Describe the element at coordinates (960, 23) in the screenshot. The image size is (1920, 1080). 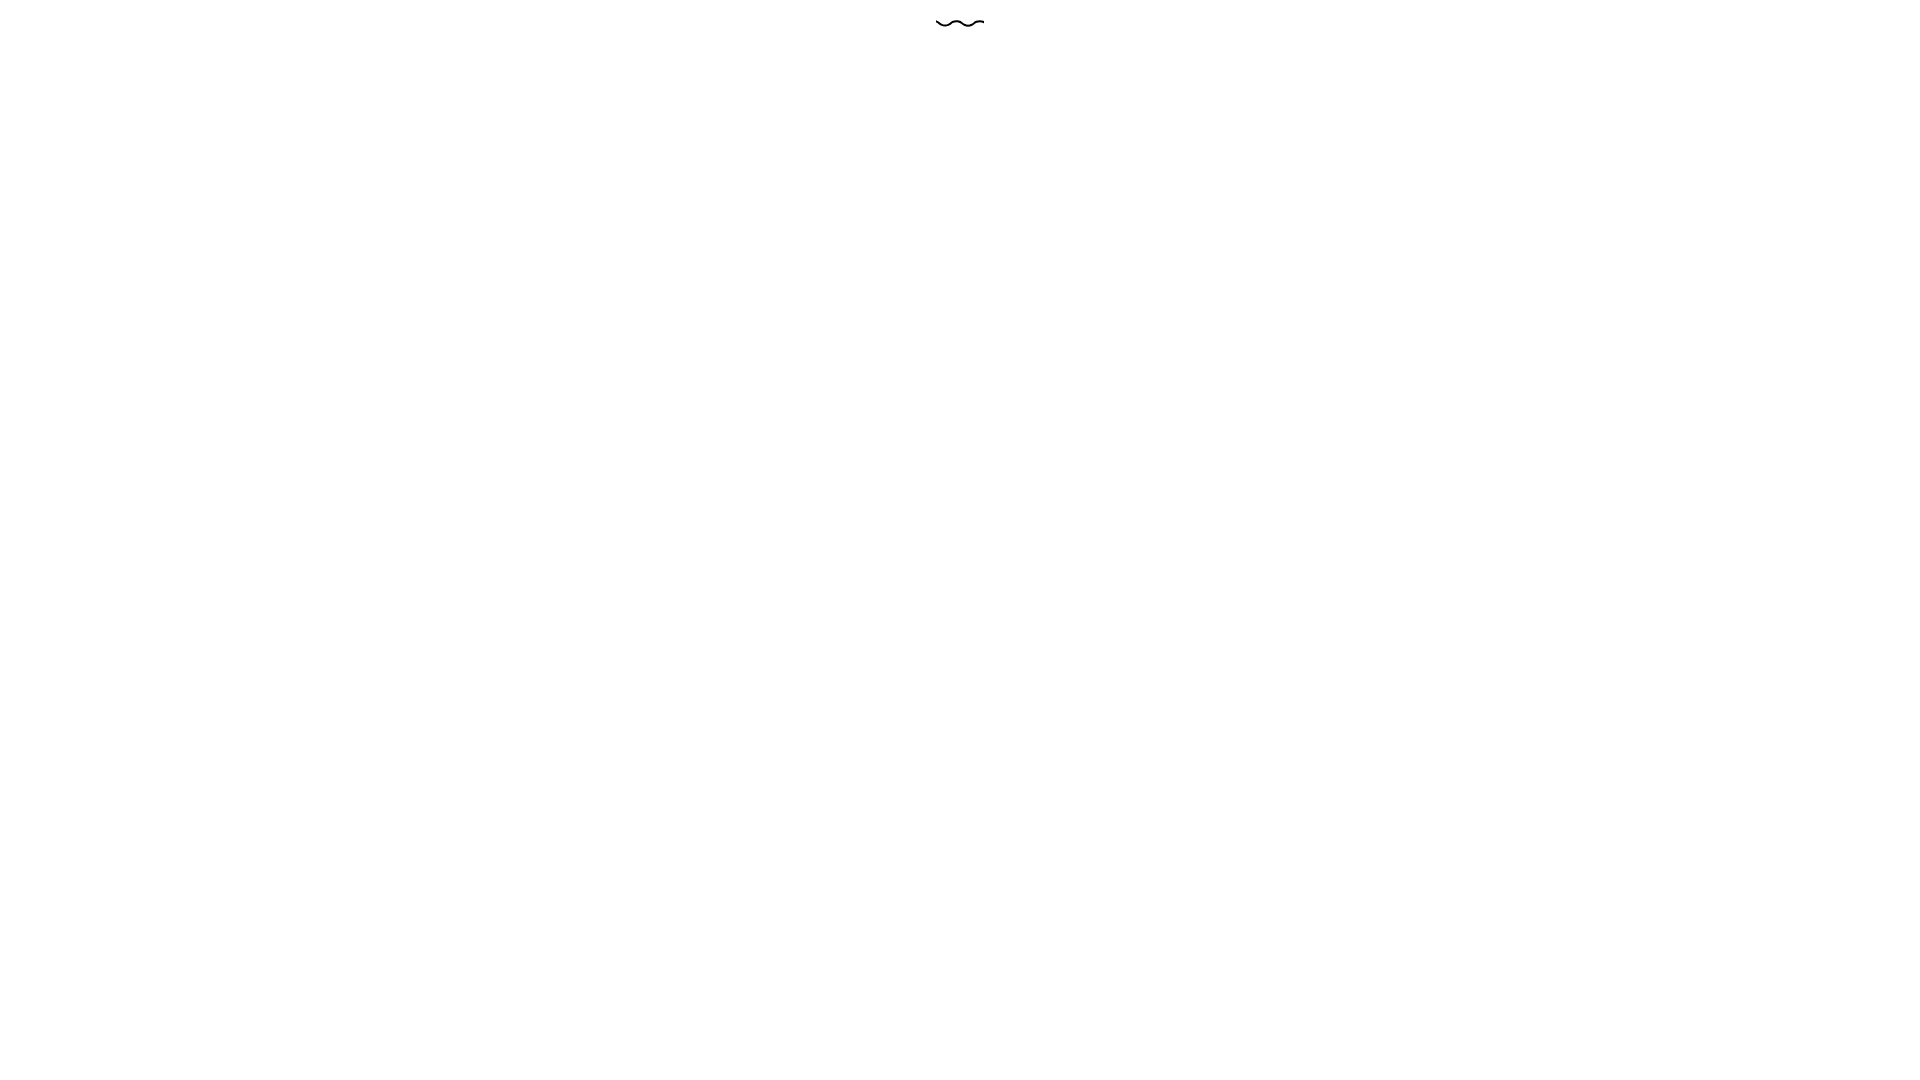
I see `'loading animation'` at that location.